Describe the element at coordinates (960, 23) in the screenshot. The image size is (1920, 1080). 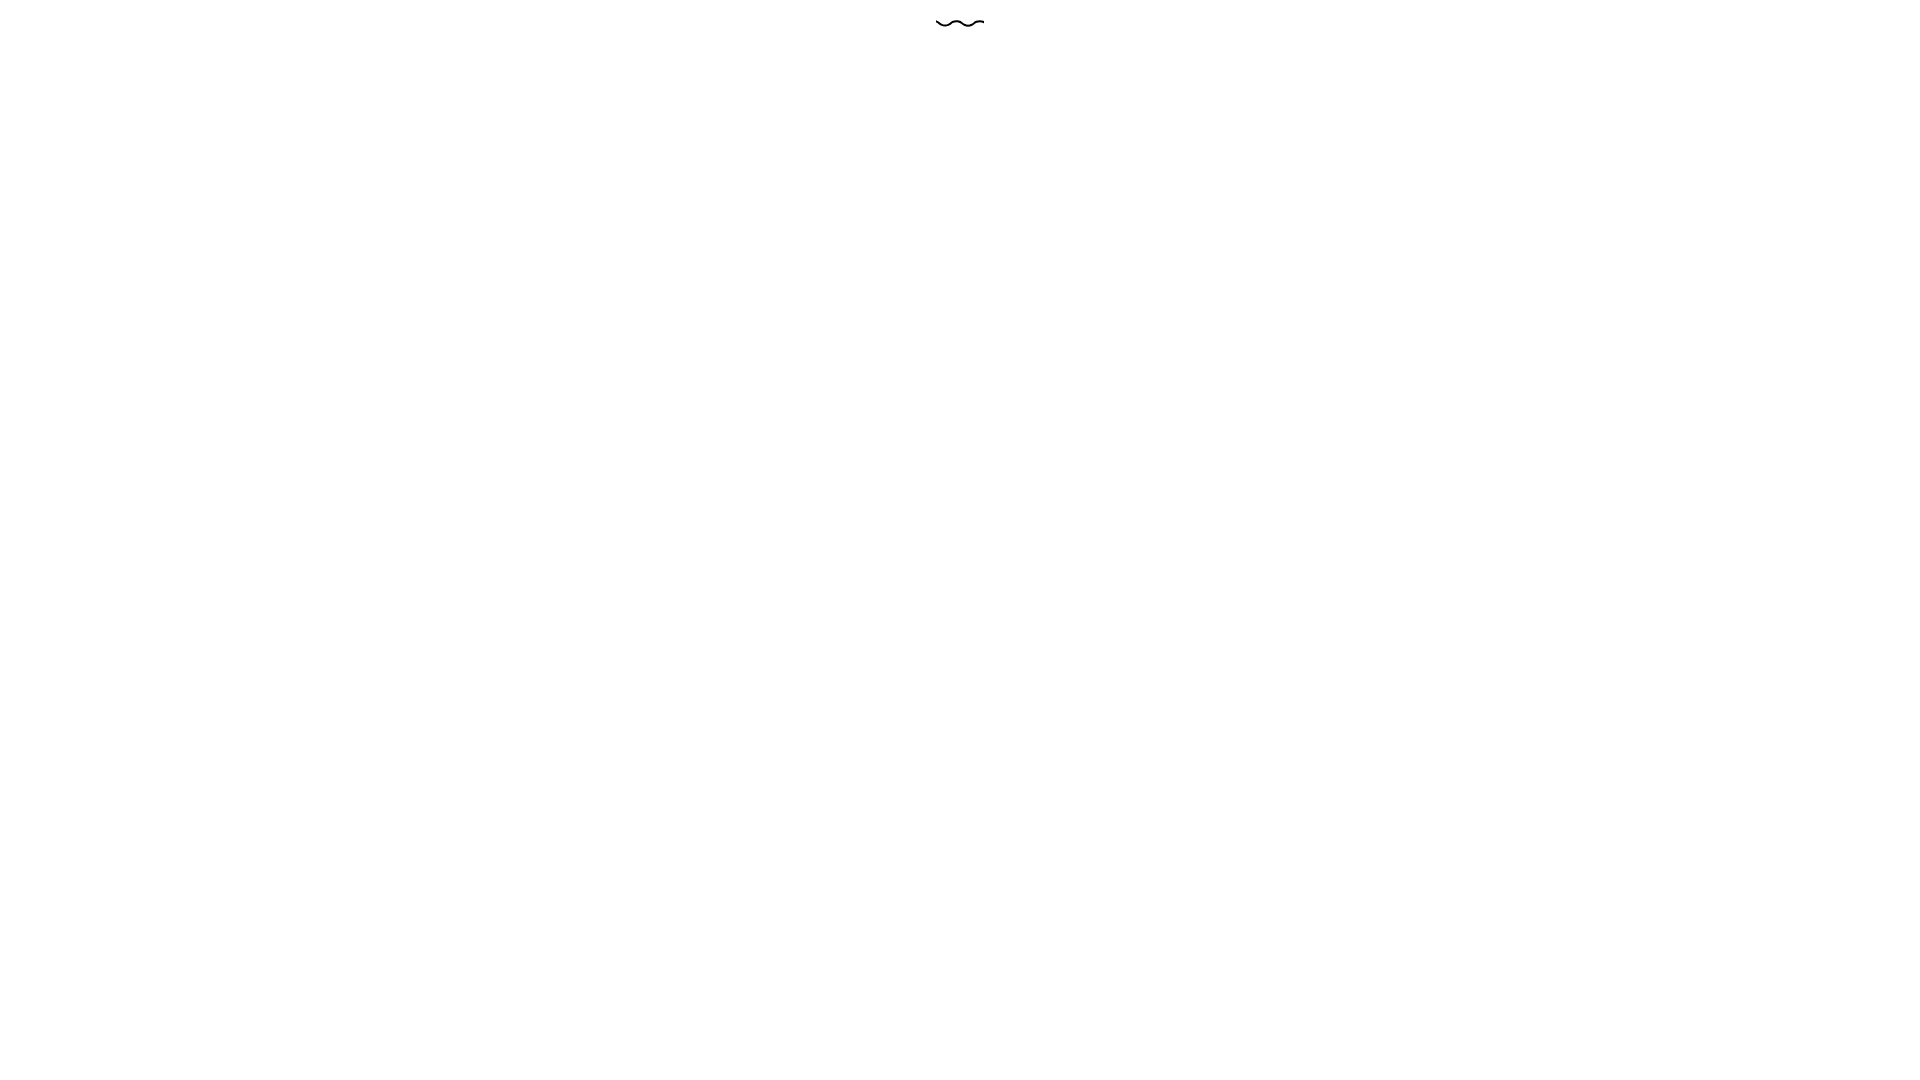
I see `'loading animation'` at that location.